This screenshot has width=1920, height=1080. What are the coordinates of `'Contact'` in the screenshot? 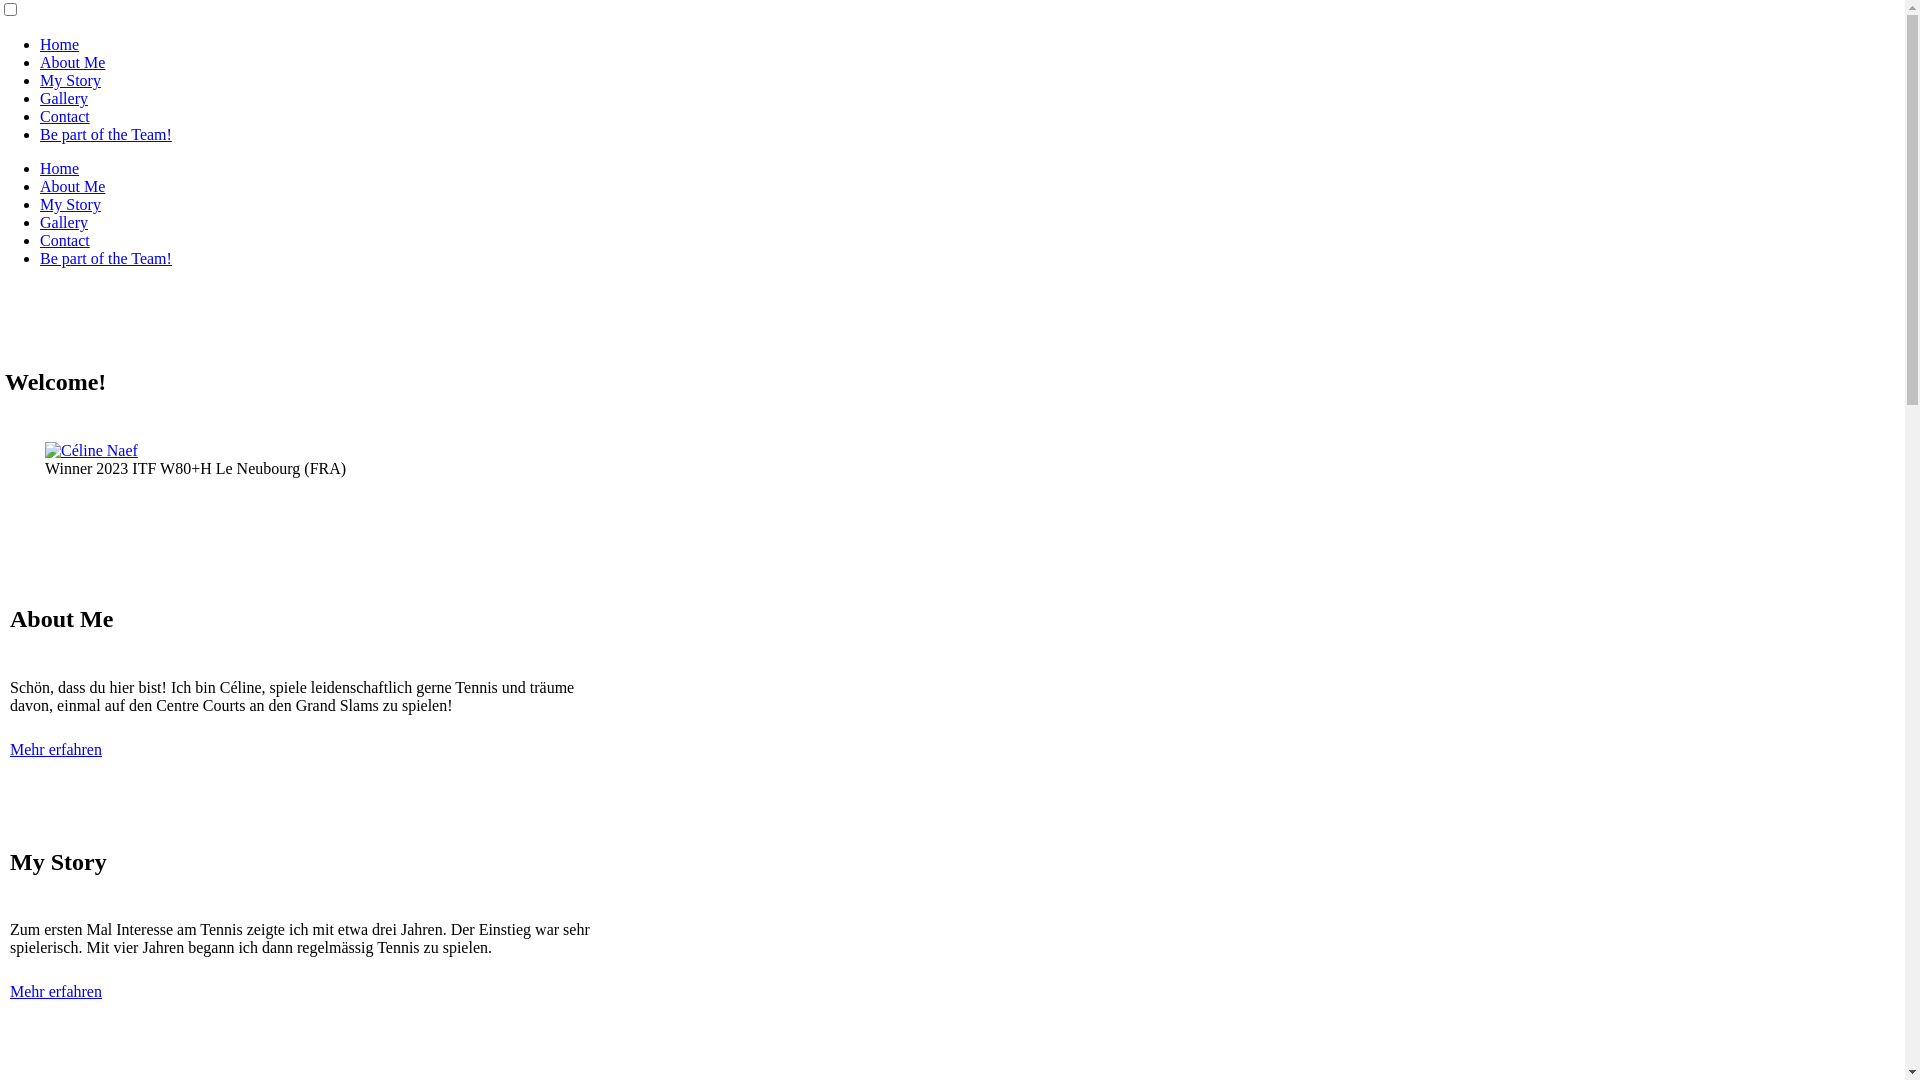 It's located at (65, 239).